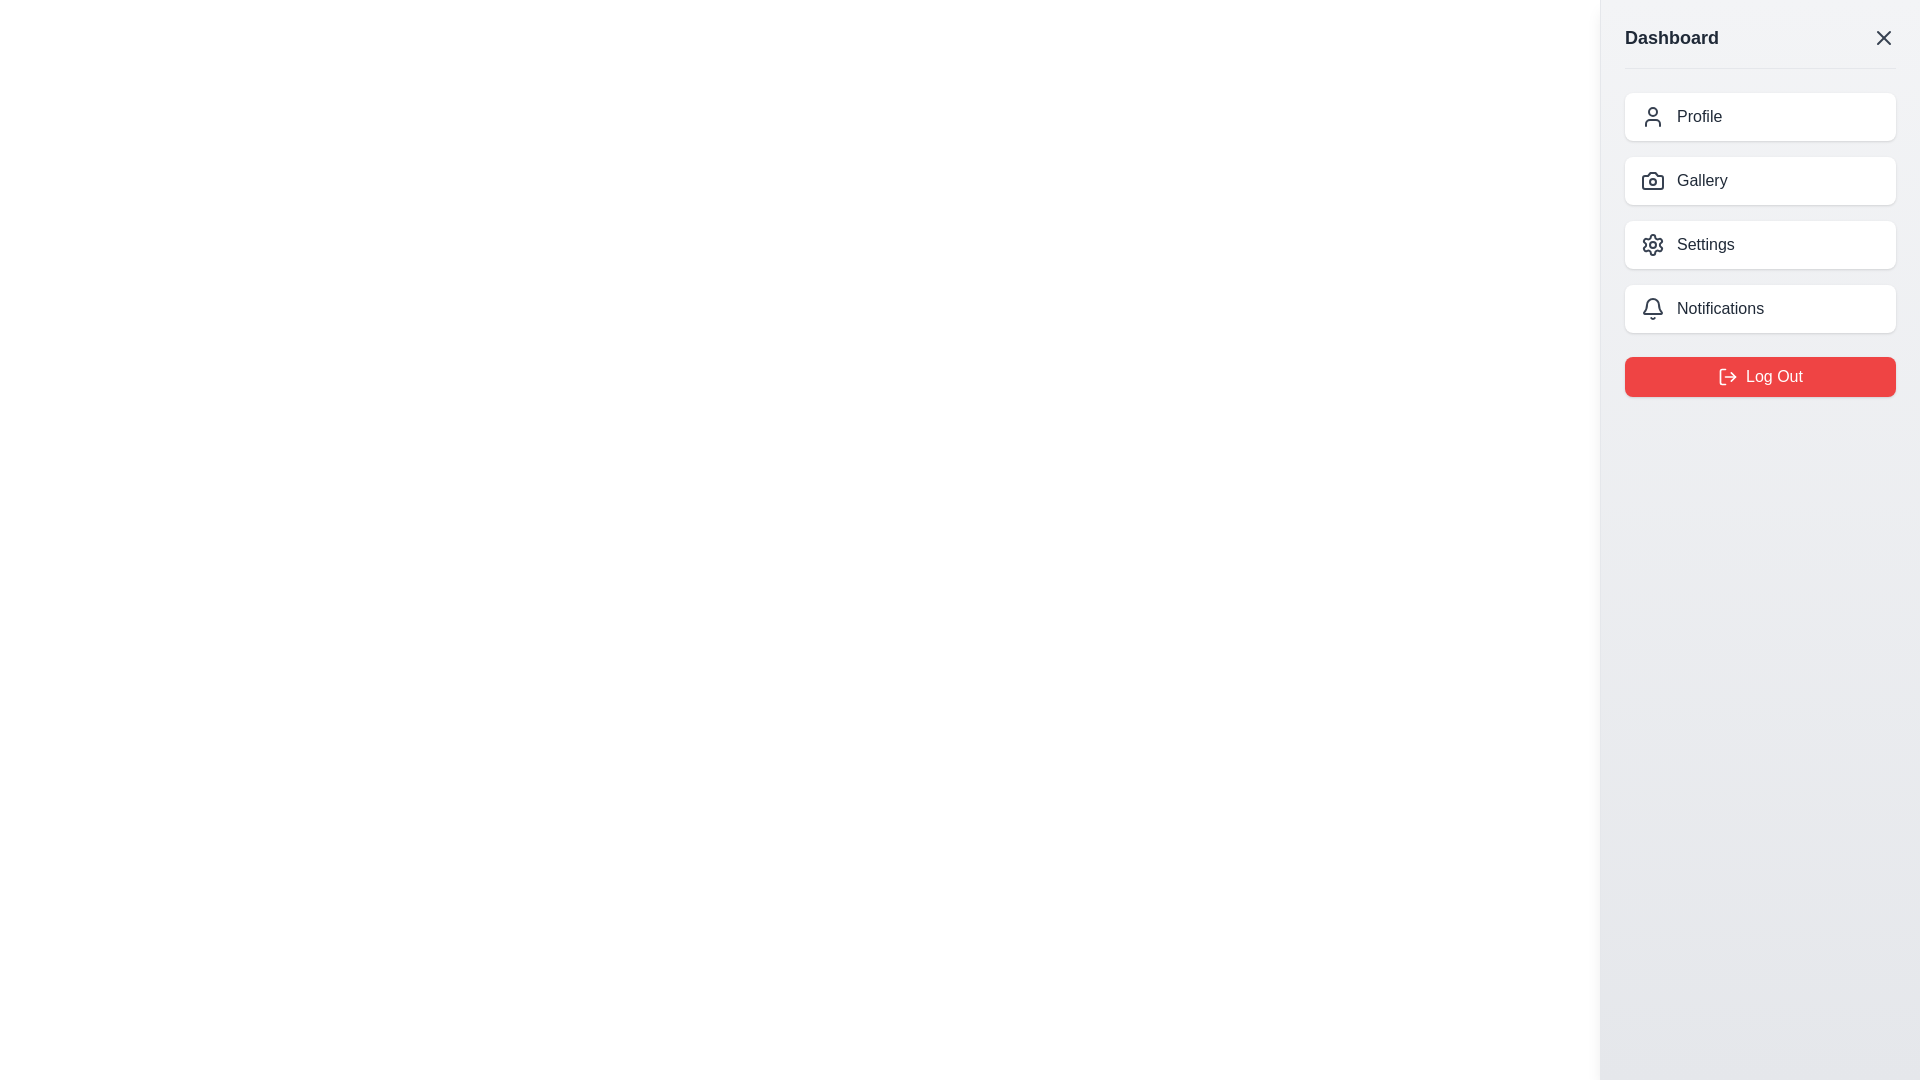 Image resolution: width=1920 pixels, height=1080 pixels. What do you see at coordinates (1652, 116) in the screenshot?
I see `the user profile icon located in the top-left corner of the sidebar` at bounding box center [1652, 116].